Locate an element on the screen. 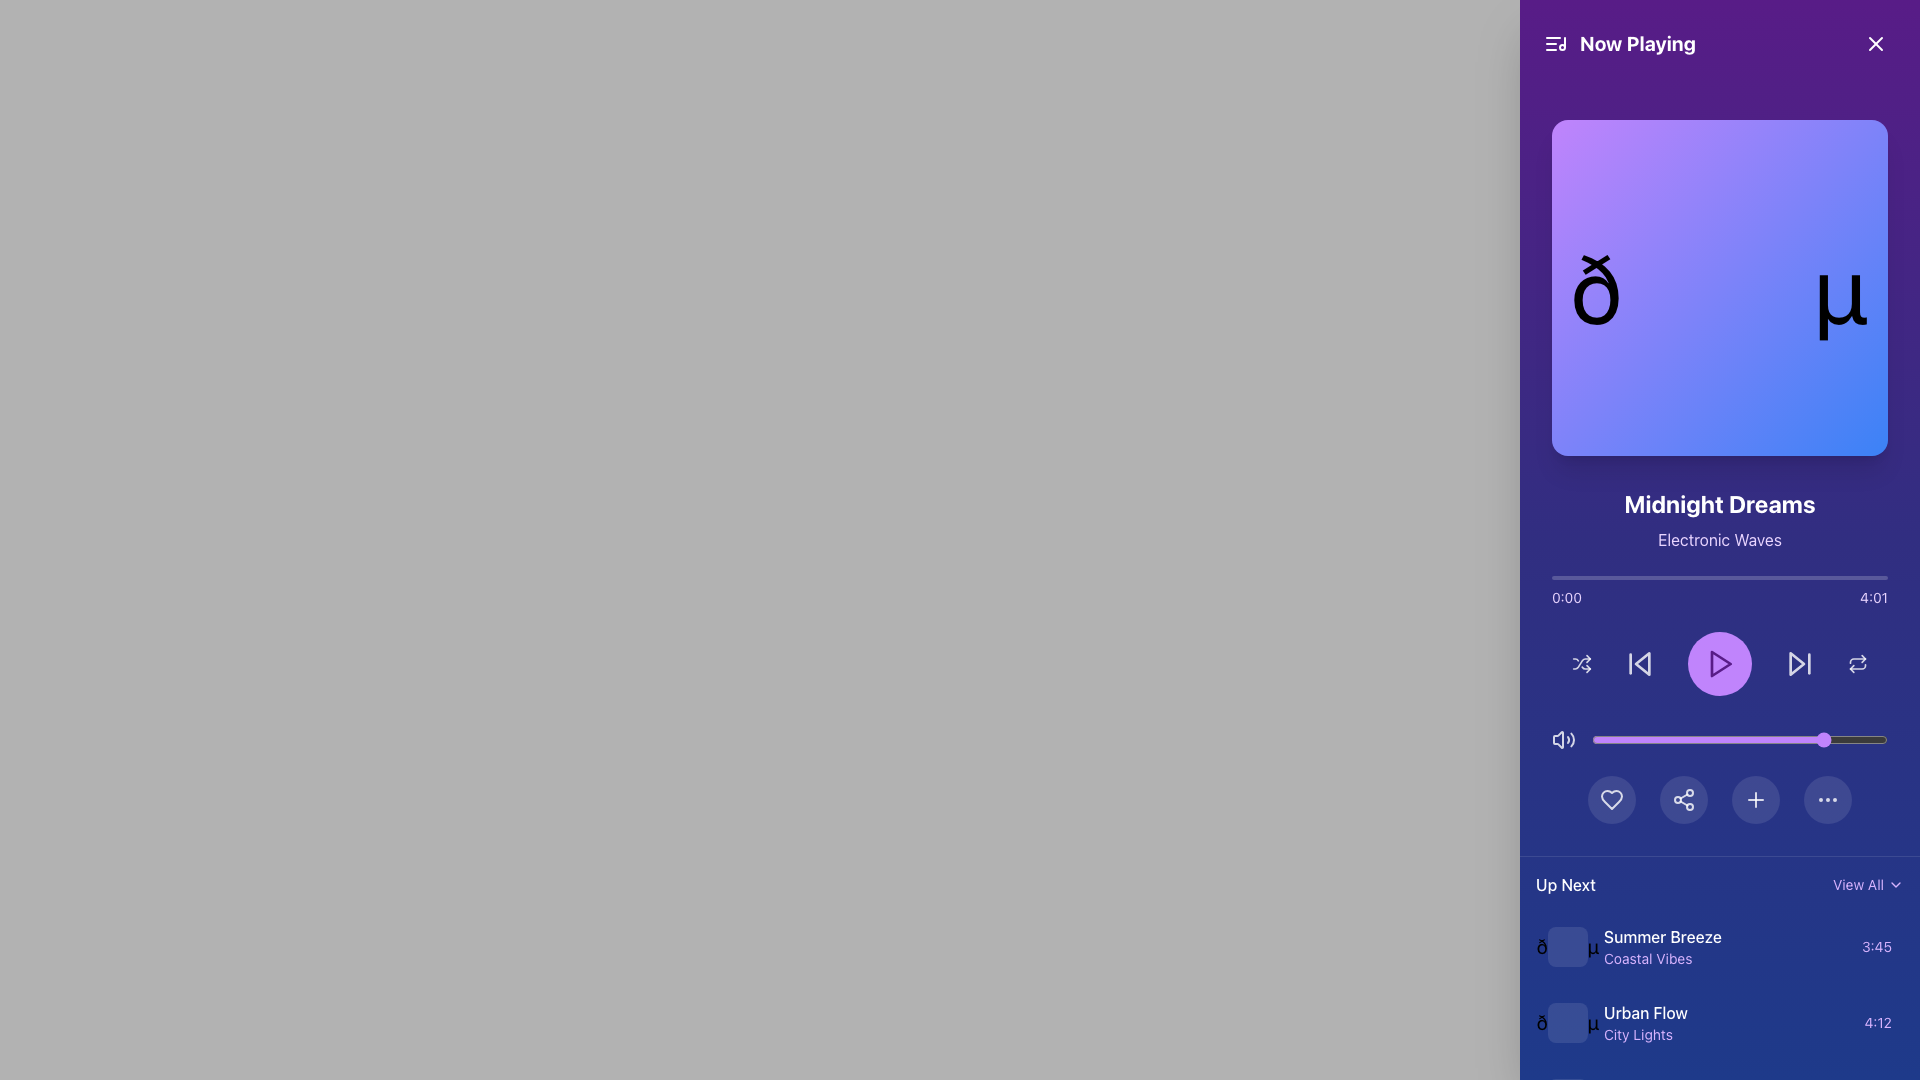 The image size is (1920, 1080). the circular share button, which features three interconnecting circles, located below the playback controls and is the second button from the left in its group is located at coordinates (1683, 798).